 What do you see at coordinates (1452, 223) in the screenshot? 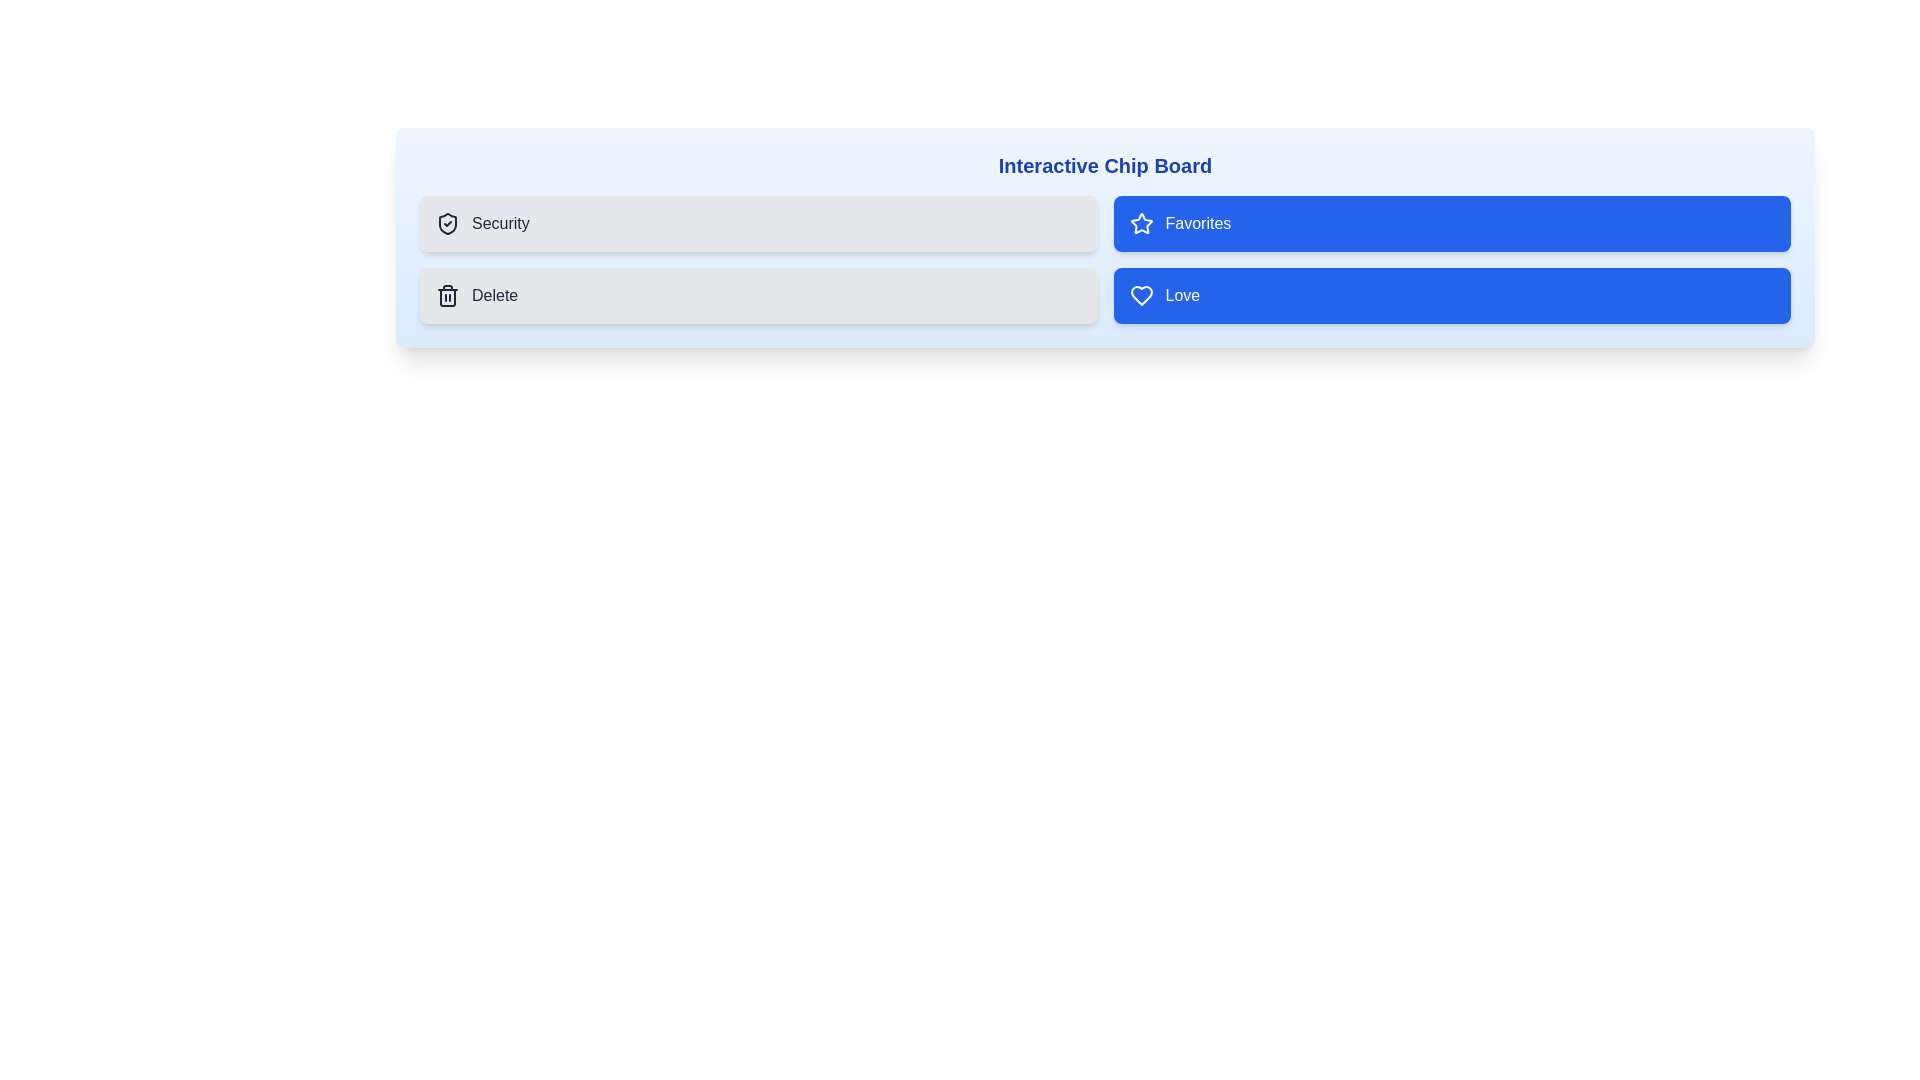
I see `the chip labeled Favorites to toggle its active state` at bounding box center [1452, 223].